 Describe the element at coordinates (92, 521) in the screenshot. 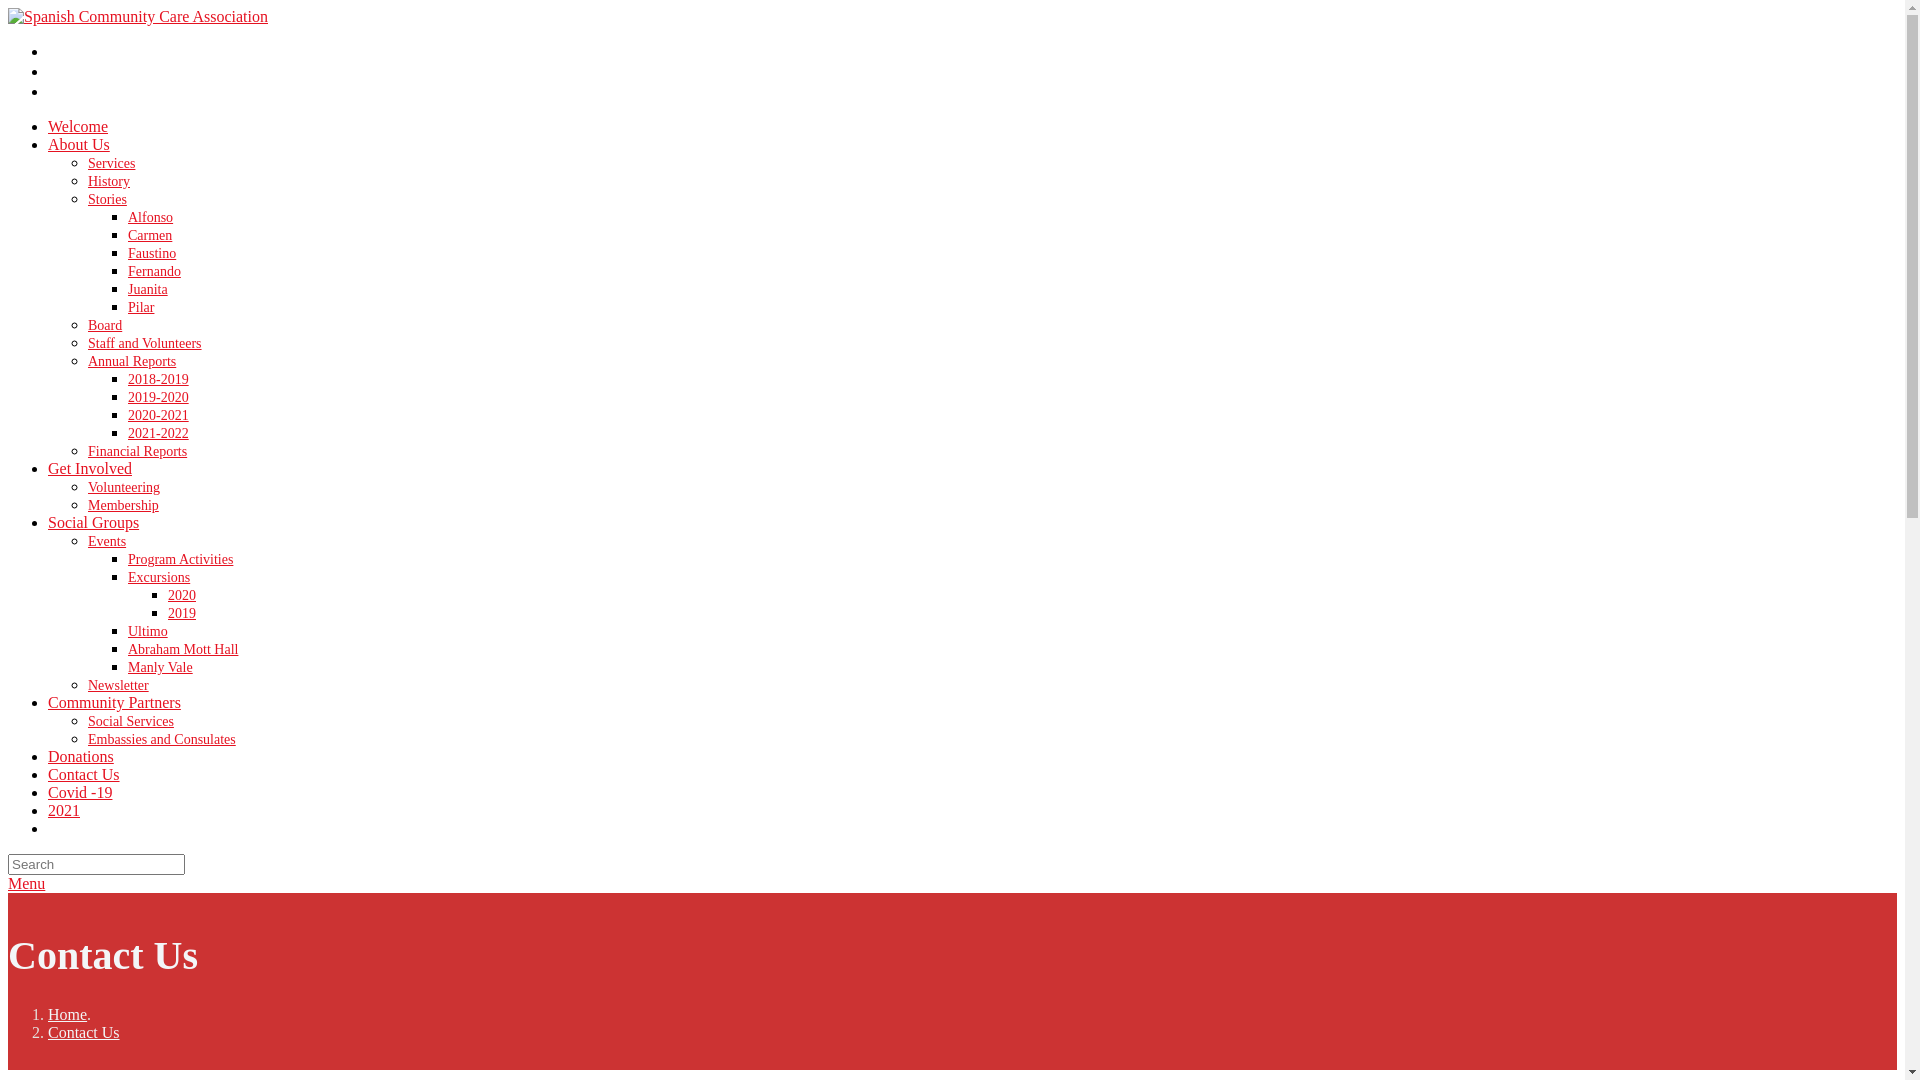

I see `'Social Groups'` at that location.